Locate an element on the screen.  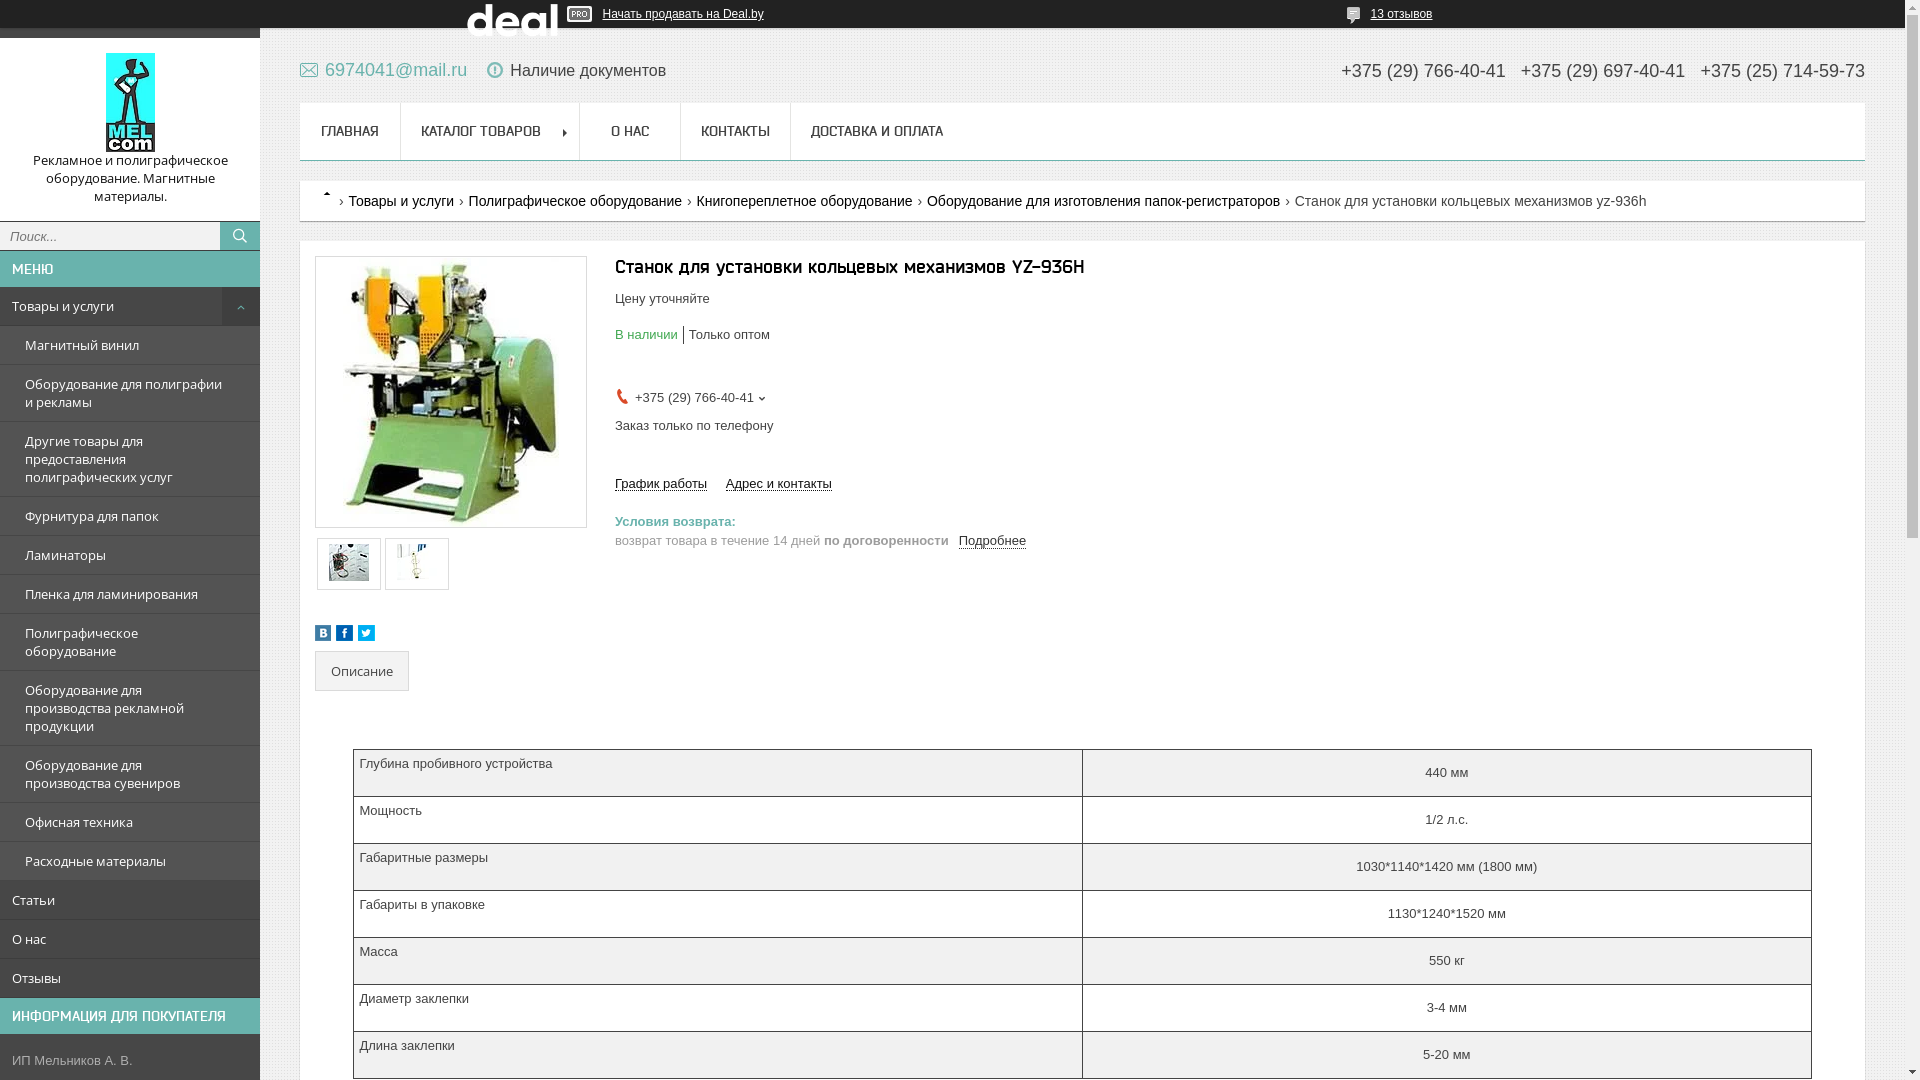
'twitter' is located at coordinates (366, 636).